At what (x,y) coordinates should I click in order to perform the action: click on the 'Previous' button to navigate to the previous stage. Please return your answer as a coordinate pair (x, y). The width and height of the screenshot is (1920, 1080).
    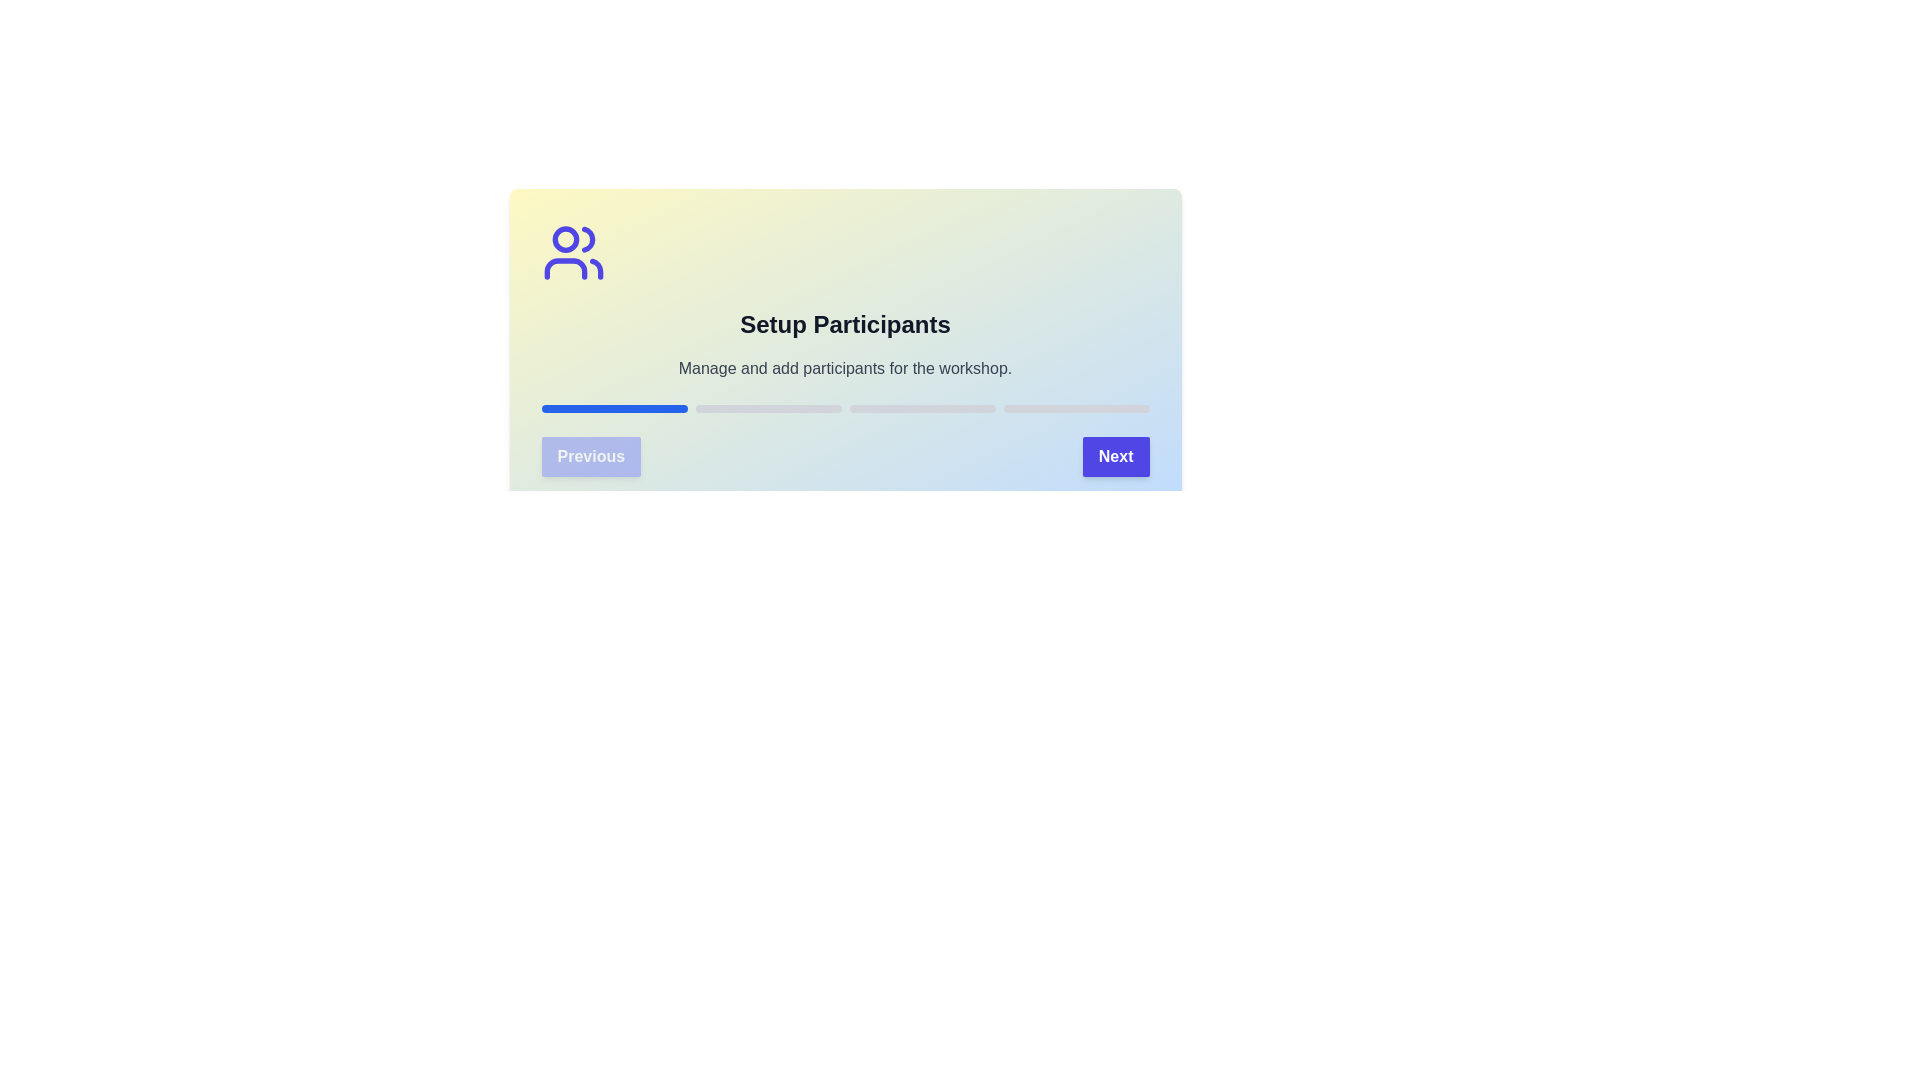
    Looking at the image, I should click on (590, 456).